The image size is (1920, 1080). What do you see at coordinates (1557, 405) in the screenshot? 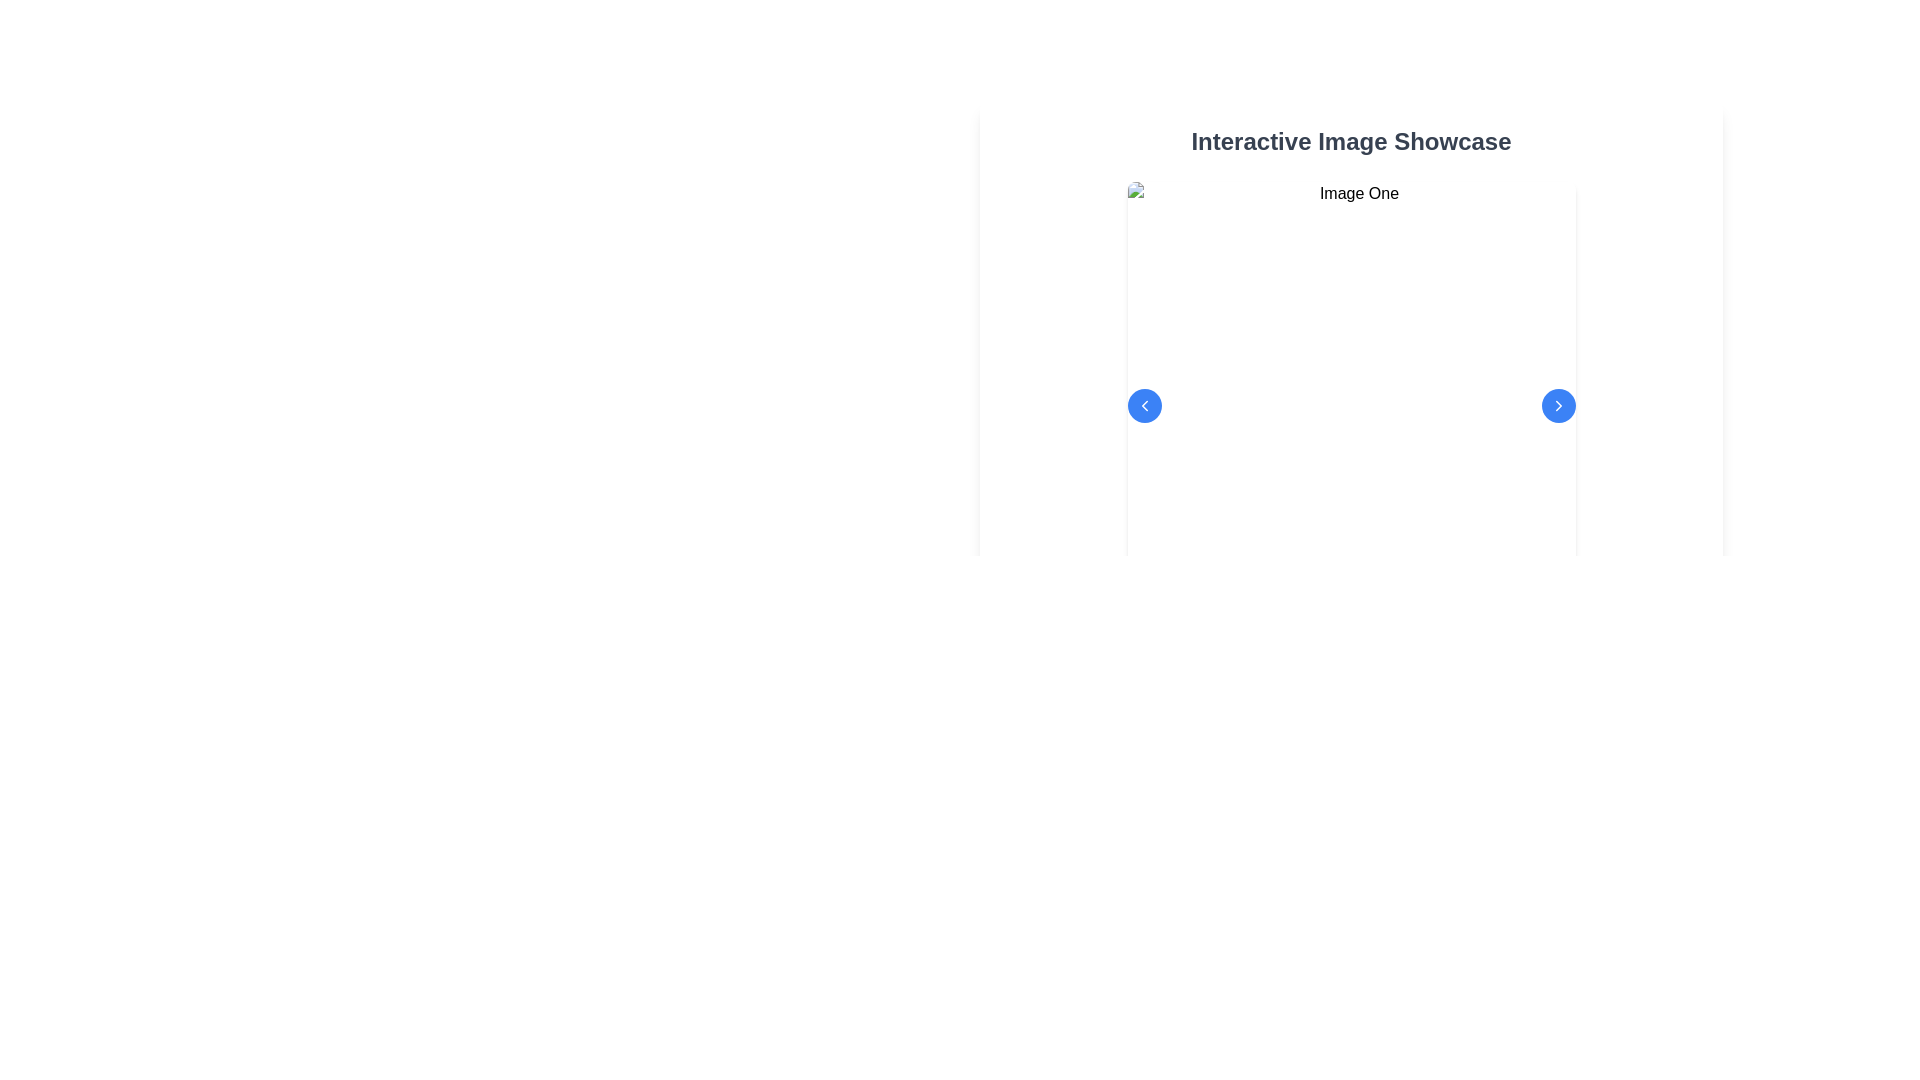
I see `the chevron arrow (right) vector graphic, which indicates rightward navigation in a carousel or stepper component` at bounding box center [1557, 405].